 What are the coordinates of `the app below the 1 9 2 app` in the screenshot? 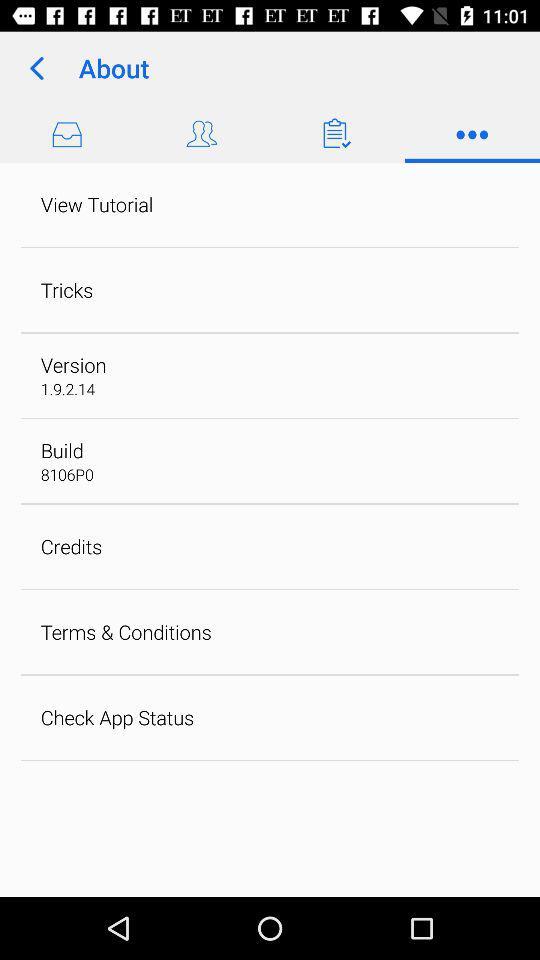 It's located at (62, 450).